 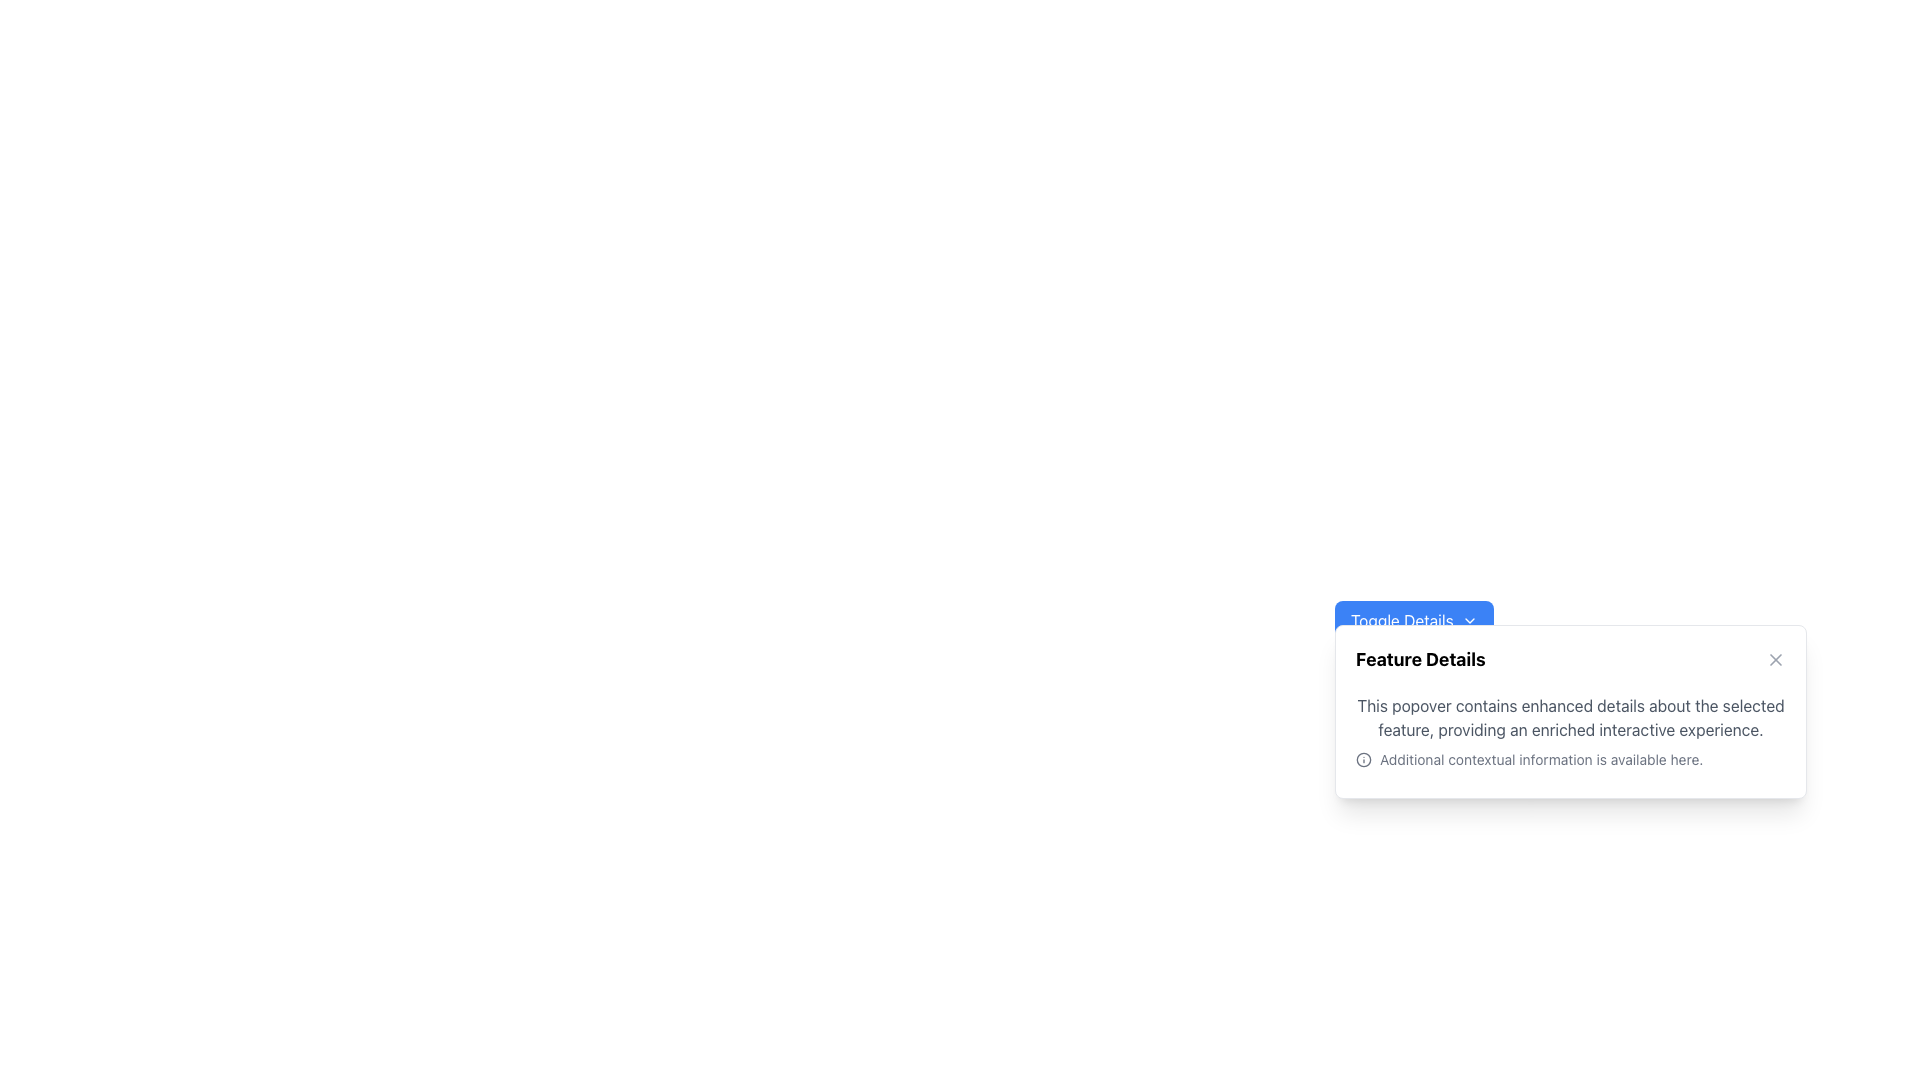 I want to click on the 'X' close icon located in the top-right corner of the 'Feature Details' popover, so click(x=1776, y=659).